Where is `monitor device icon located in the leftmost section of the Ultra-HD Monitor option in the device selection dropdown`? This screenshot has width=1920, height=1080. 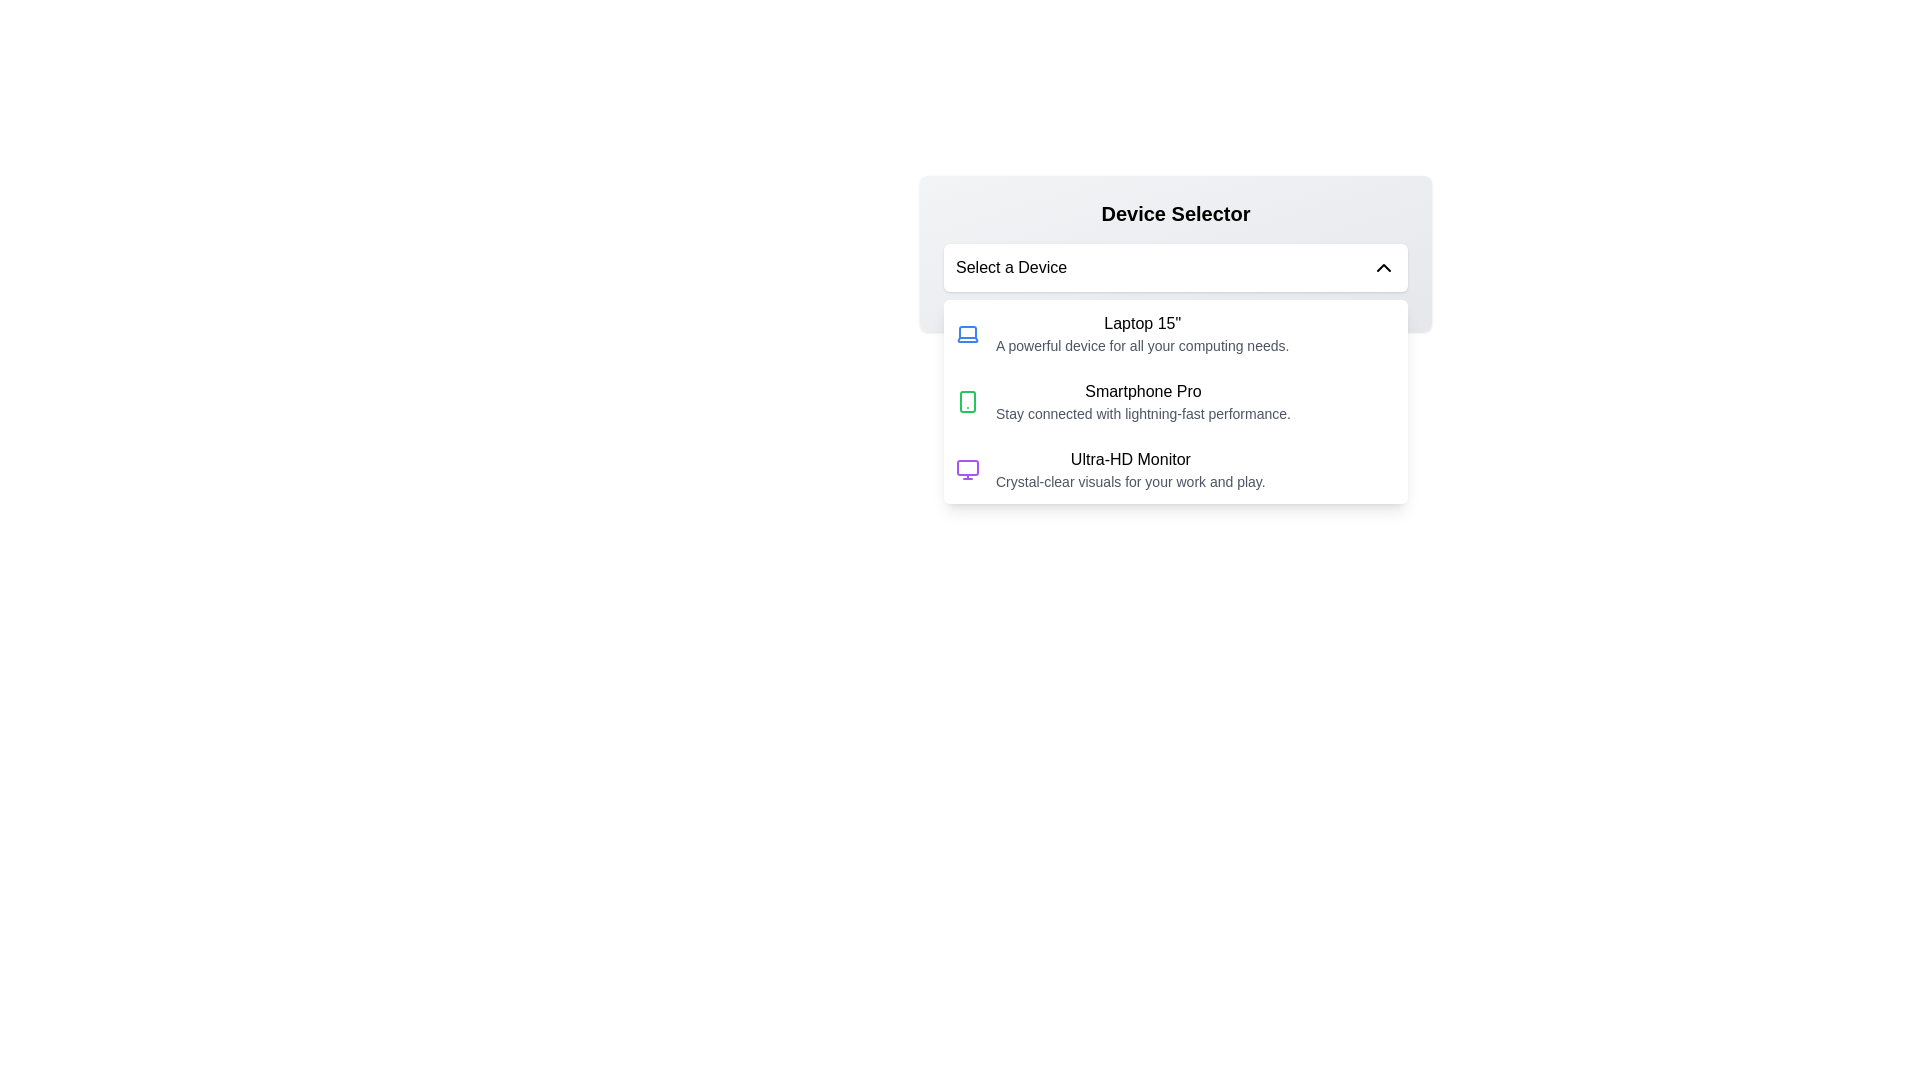 monitor device icon located in the leftmost section of the Ultra-HD Monitor option in the device selection dropdown is located at coordinates (968, 470).